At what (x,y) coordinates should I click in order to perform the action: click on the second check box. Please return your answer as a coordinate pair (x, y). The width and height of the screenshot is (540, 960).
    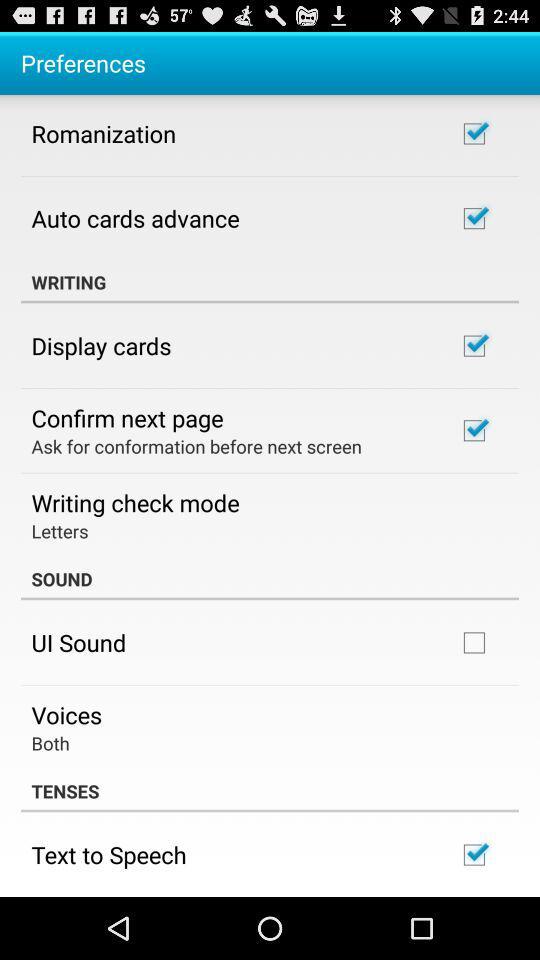
    Looking at the image, I should click on (473, 218).